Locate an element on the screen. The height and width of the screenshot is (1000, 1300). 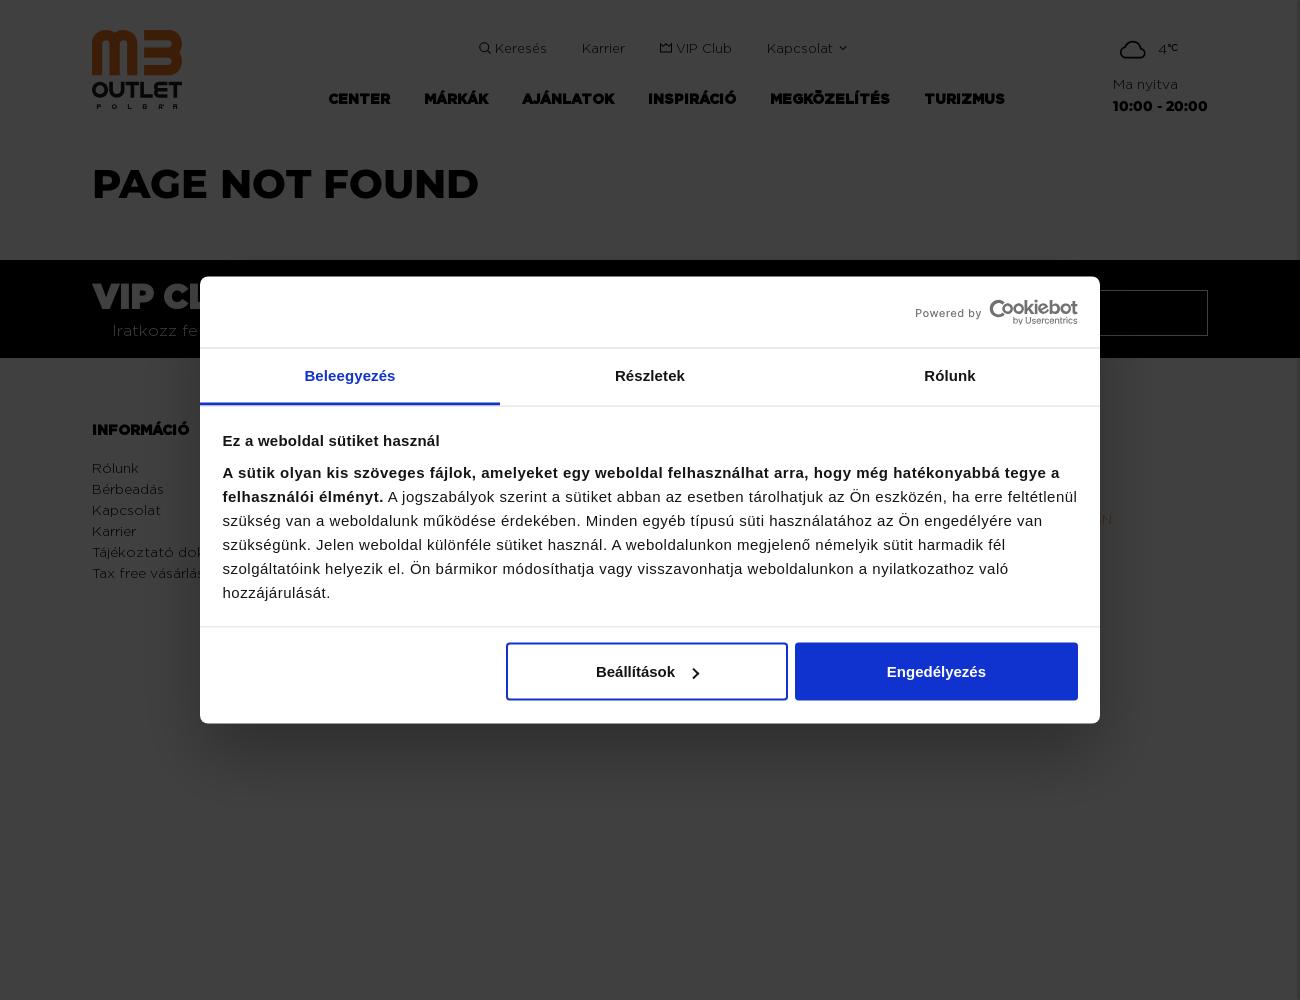
'Információ' is located at coordinates (92, 430).